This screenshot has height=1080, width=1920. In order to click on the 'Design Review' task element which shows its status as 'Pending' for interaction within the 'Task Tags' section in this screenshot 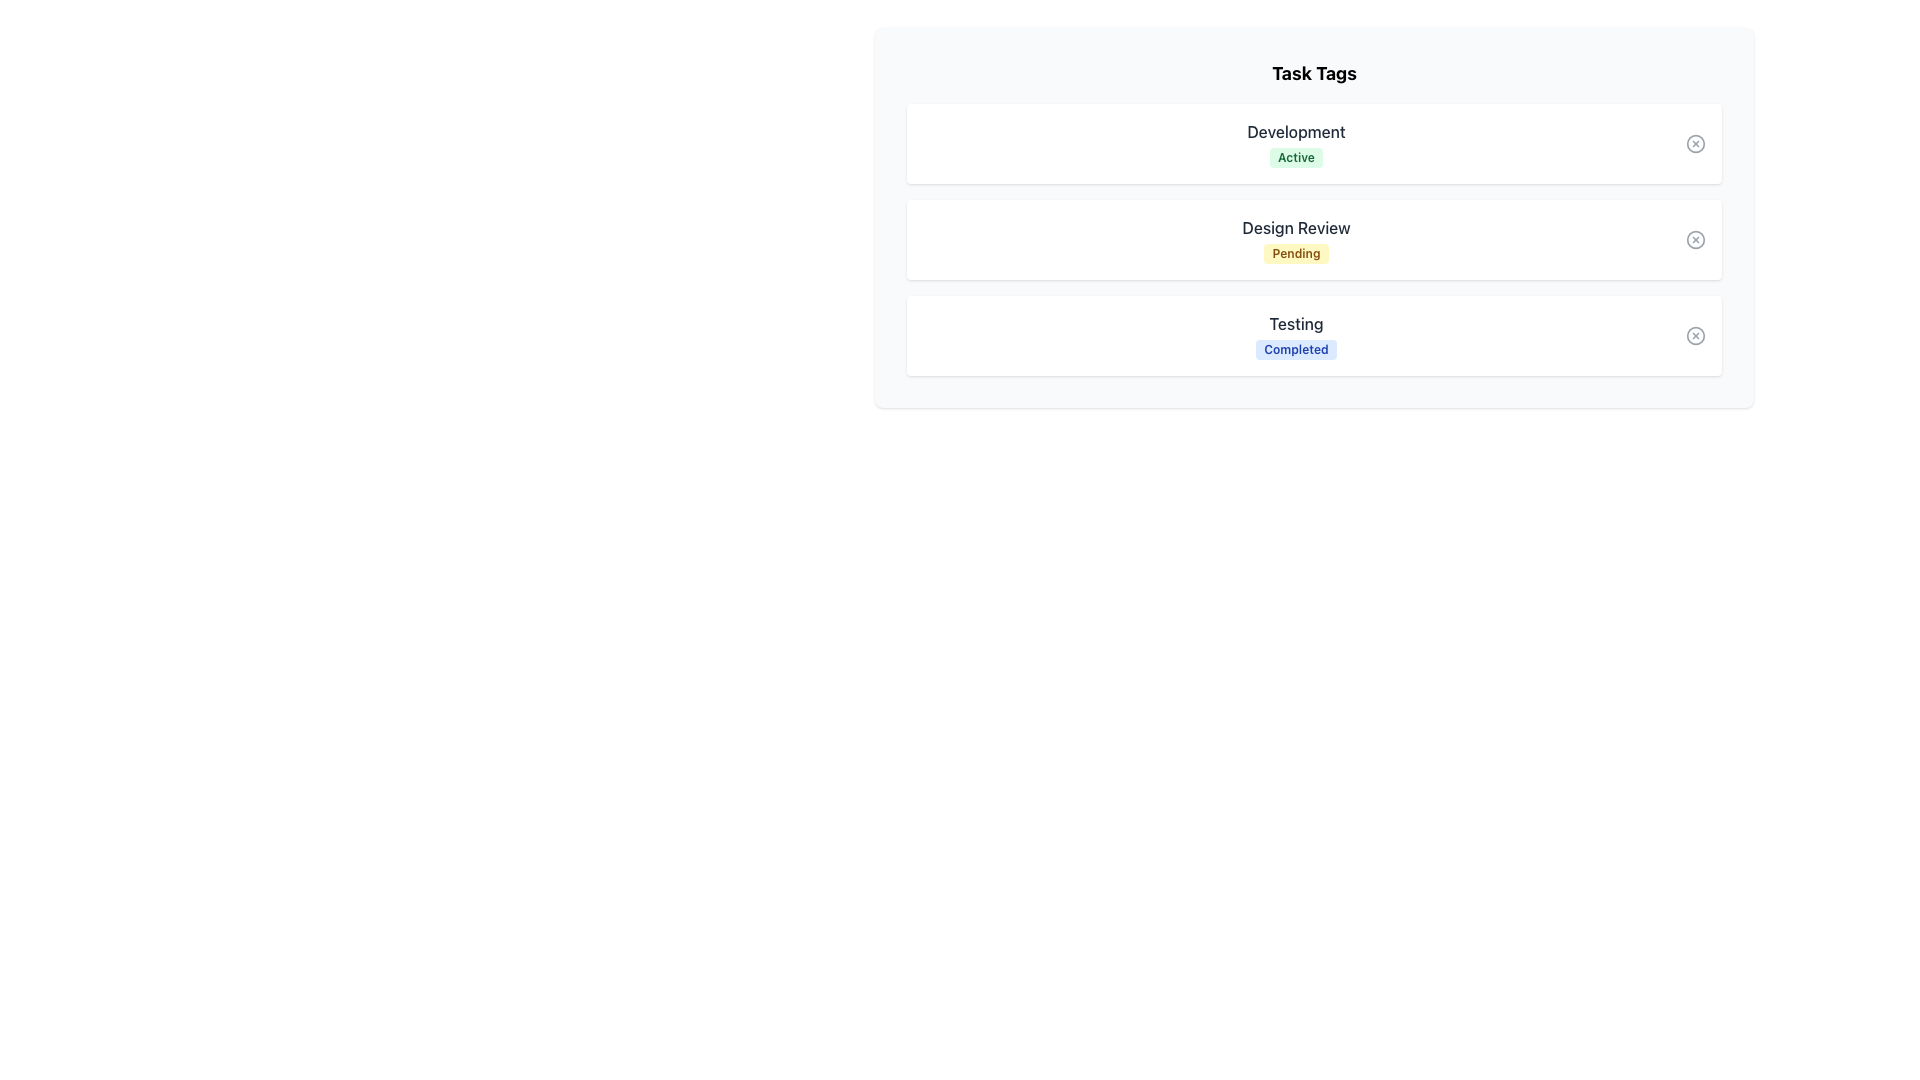, I will do `click(1296, 238)`.